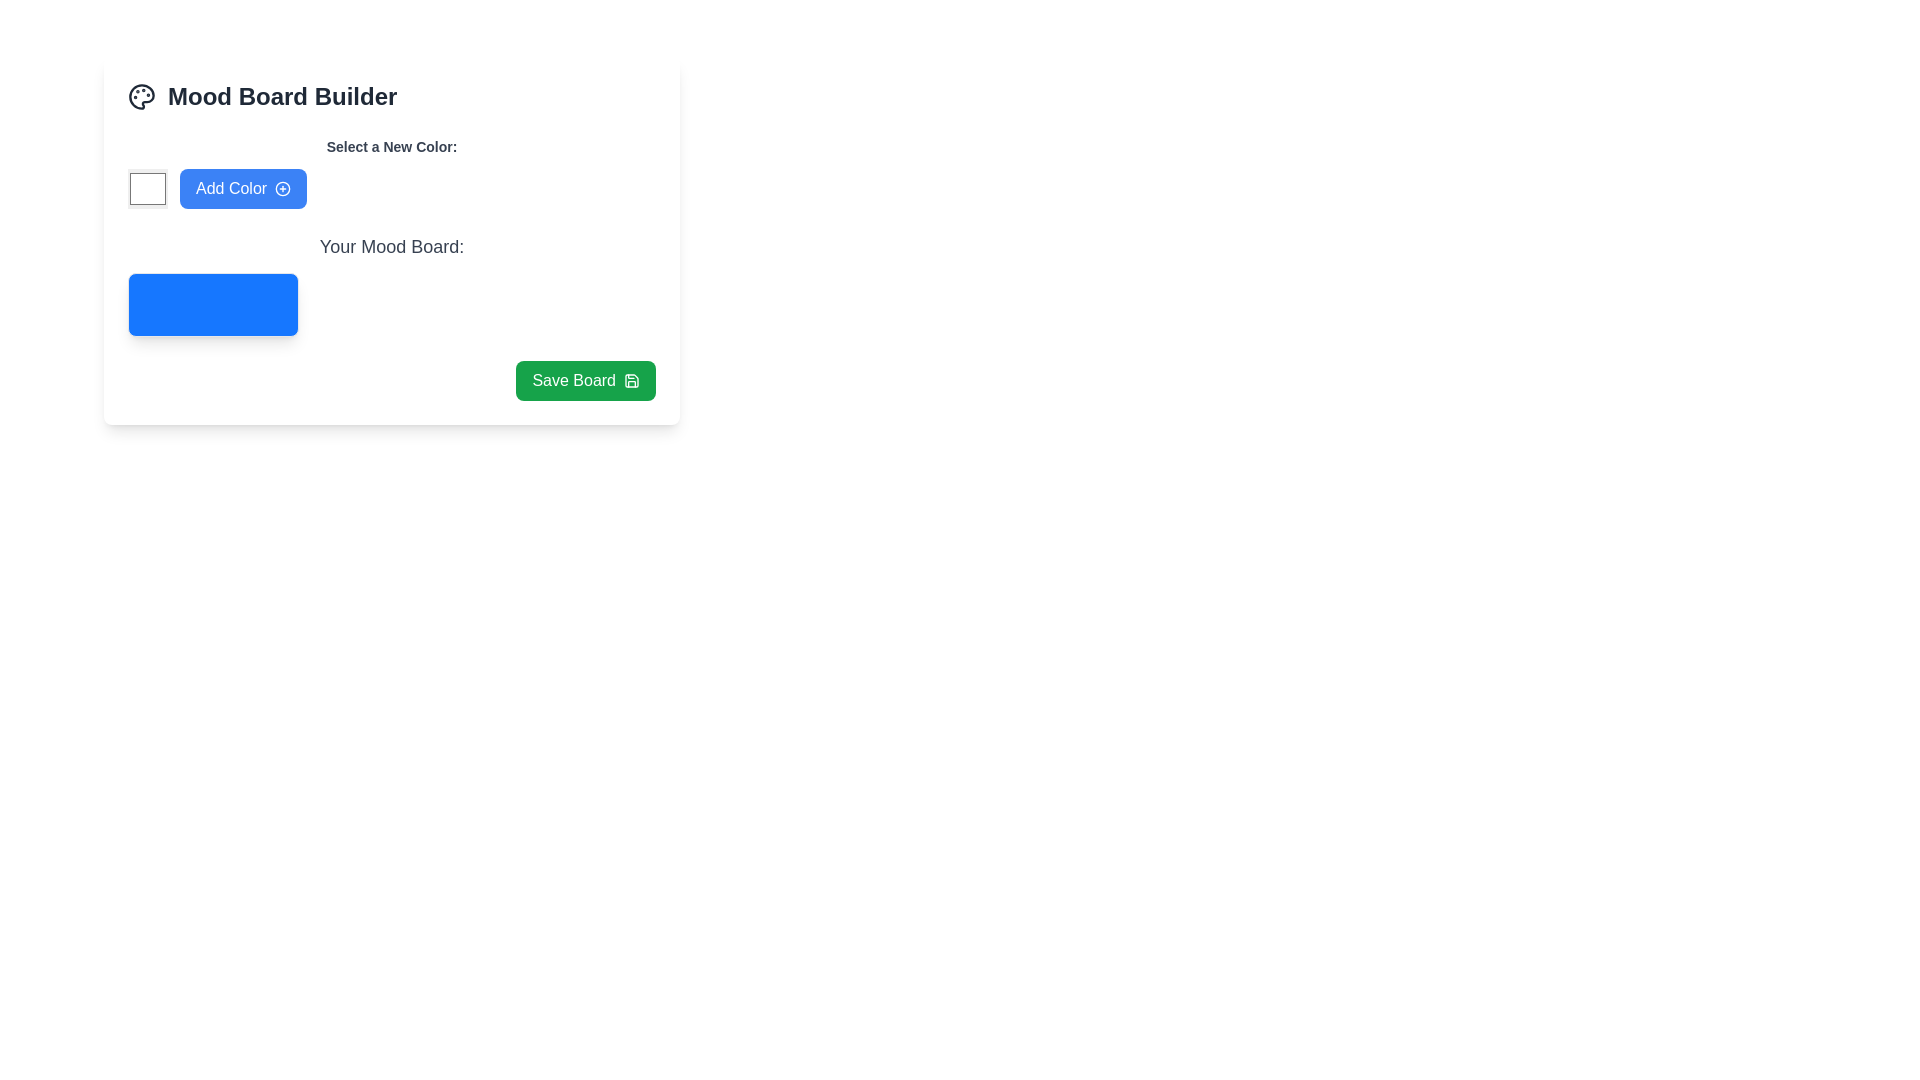  I want to click on the painter's palette icon which represents creativity and color selection in the header section of the interface, located to the left of the 'Mood Board Builder' title, so click(141, 96).